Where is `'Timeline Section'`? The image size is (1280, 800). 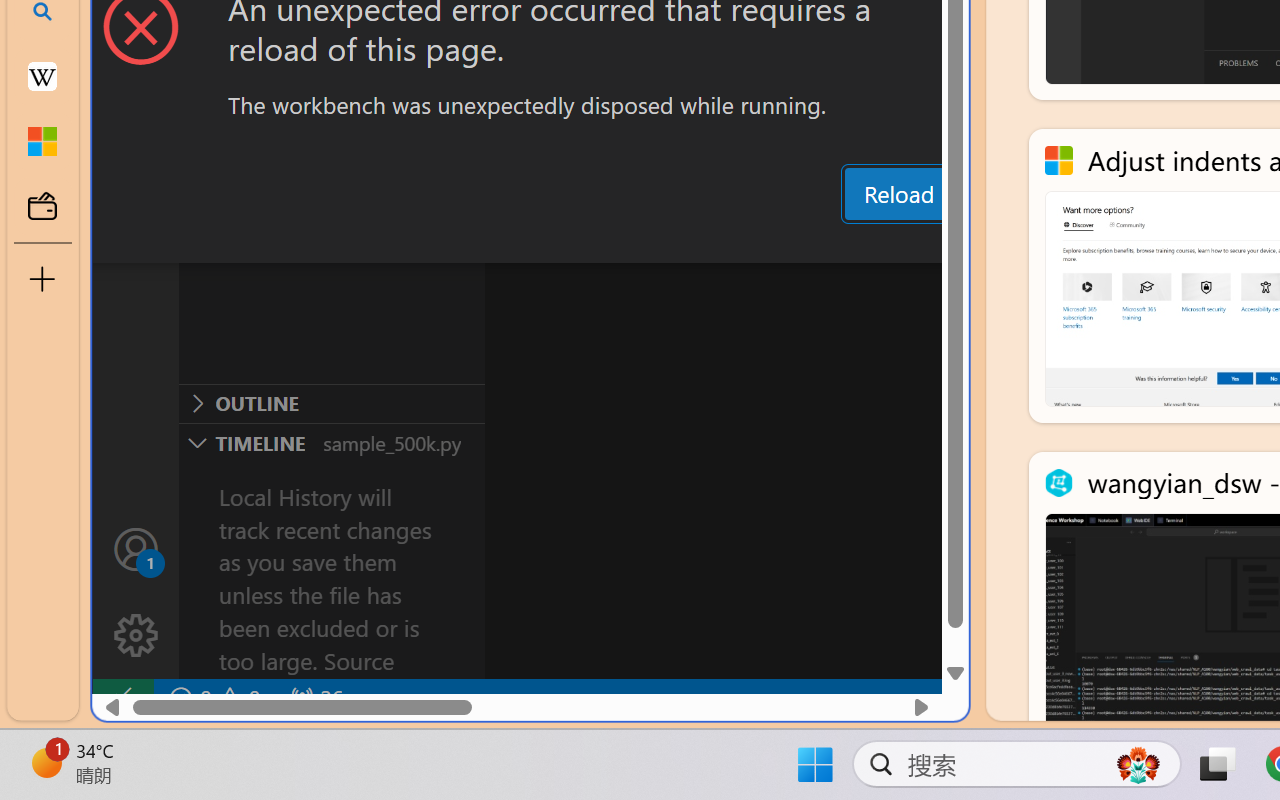
'Timeline Section' is located at coordinates (331, 441).